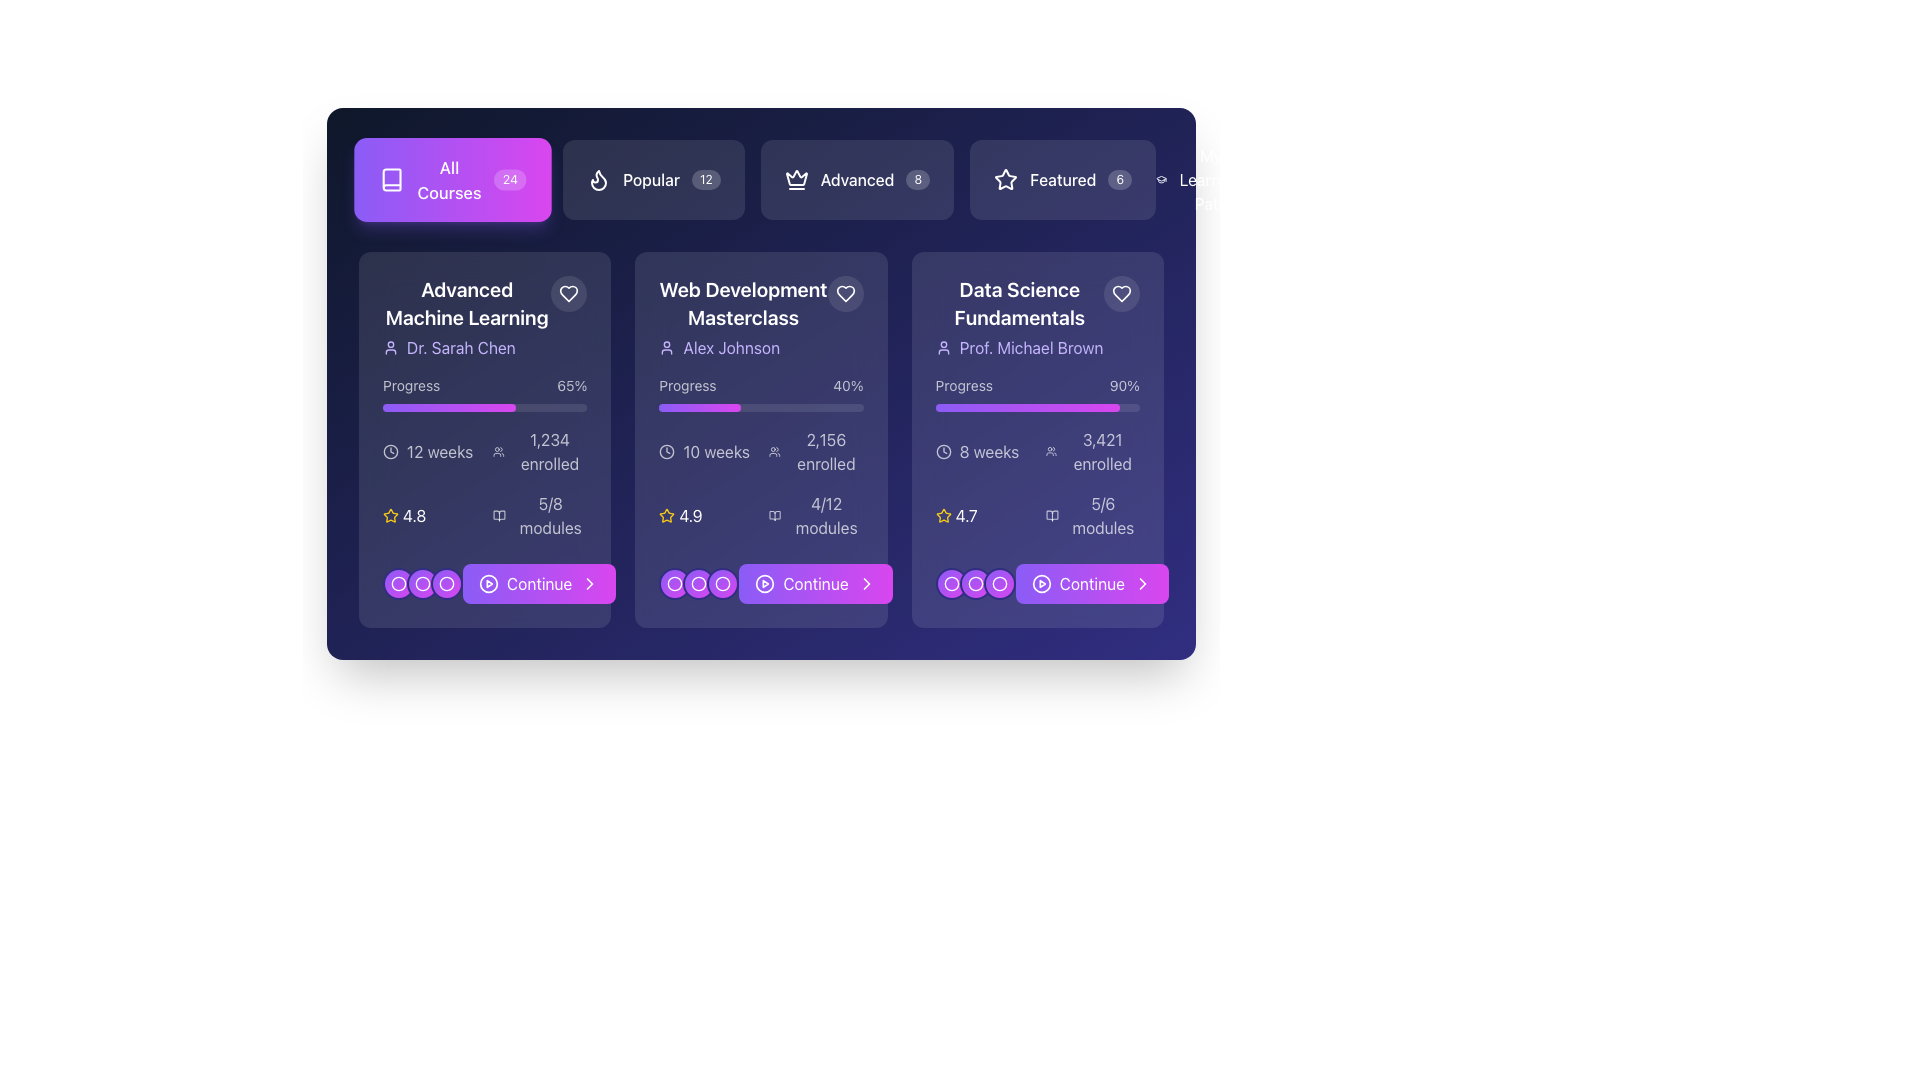  Describe the element at coordinates (1040, 583) in the screenshot. I see `the small circular play button icon located to the left of the 'Continue' text within the 'Continue' button of the 'Data Science Fundamentals' course card` at that location.